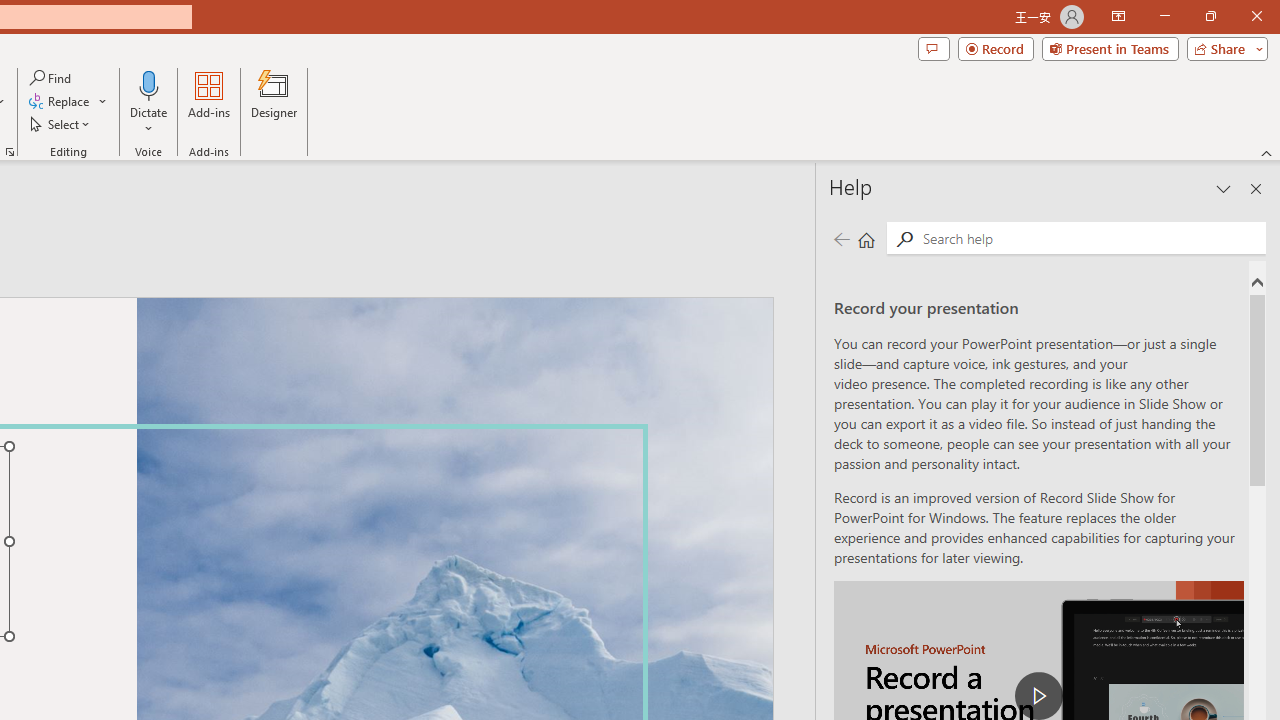  Describe the element at coordinates (1109, 47) in the screenshot. I see `'Present in Teams'` at that location.